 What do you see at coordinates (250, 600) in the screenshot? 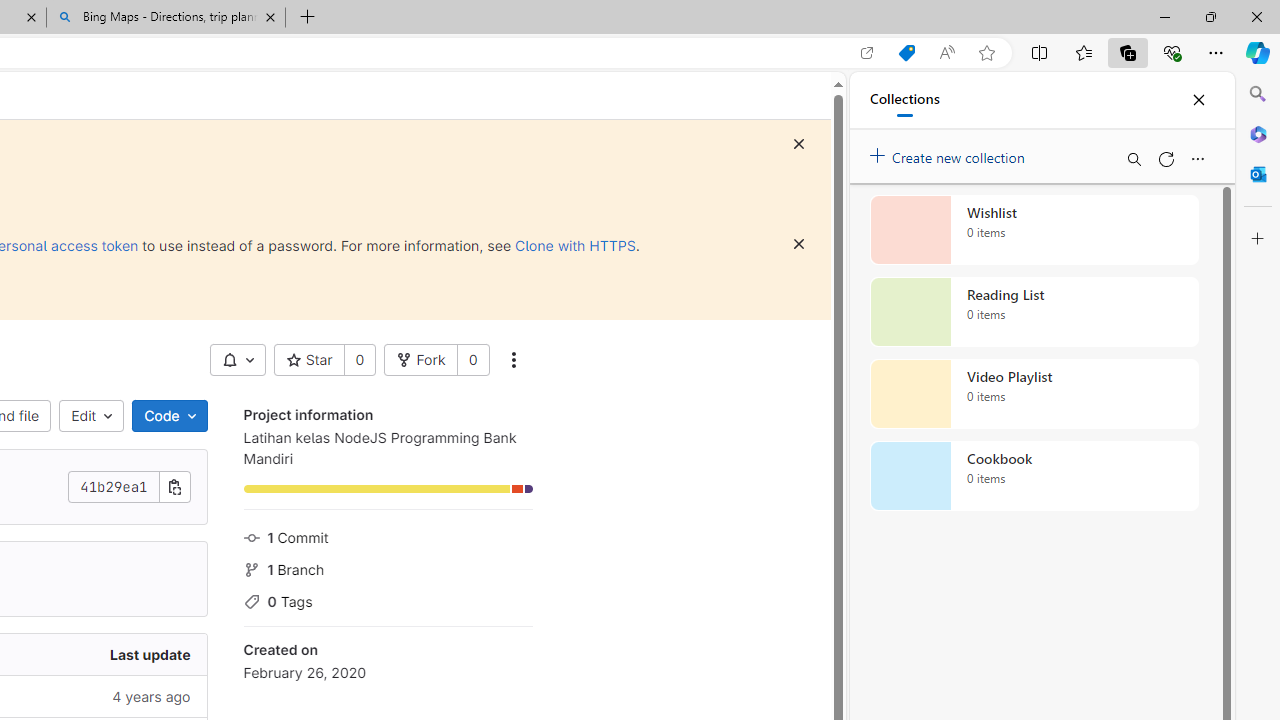
I see `'Class: s16 icon gl-mr-3 gl-text-gray-500'` at bounding box center [250, 600].